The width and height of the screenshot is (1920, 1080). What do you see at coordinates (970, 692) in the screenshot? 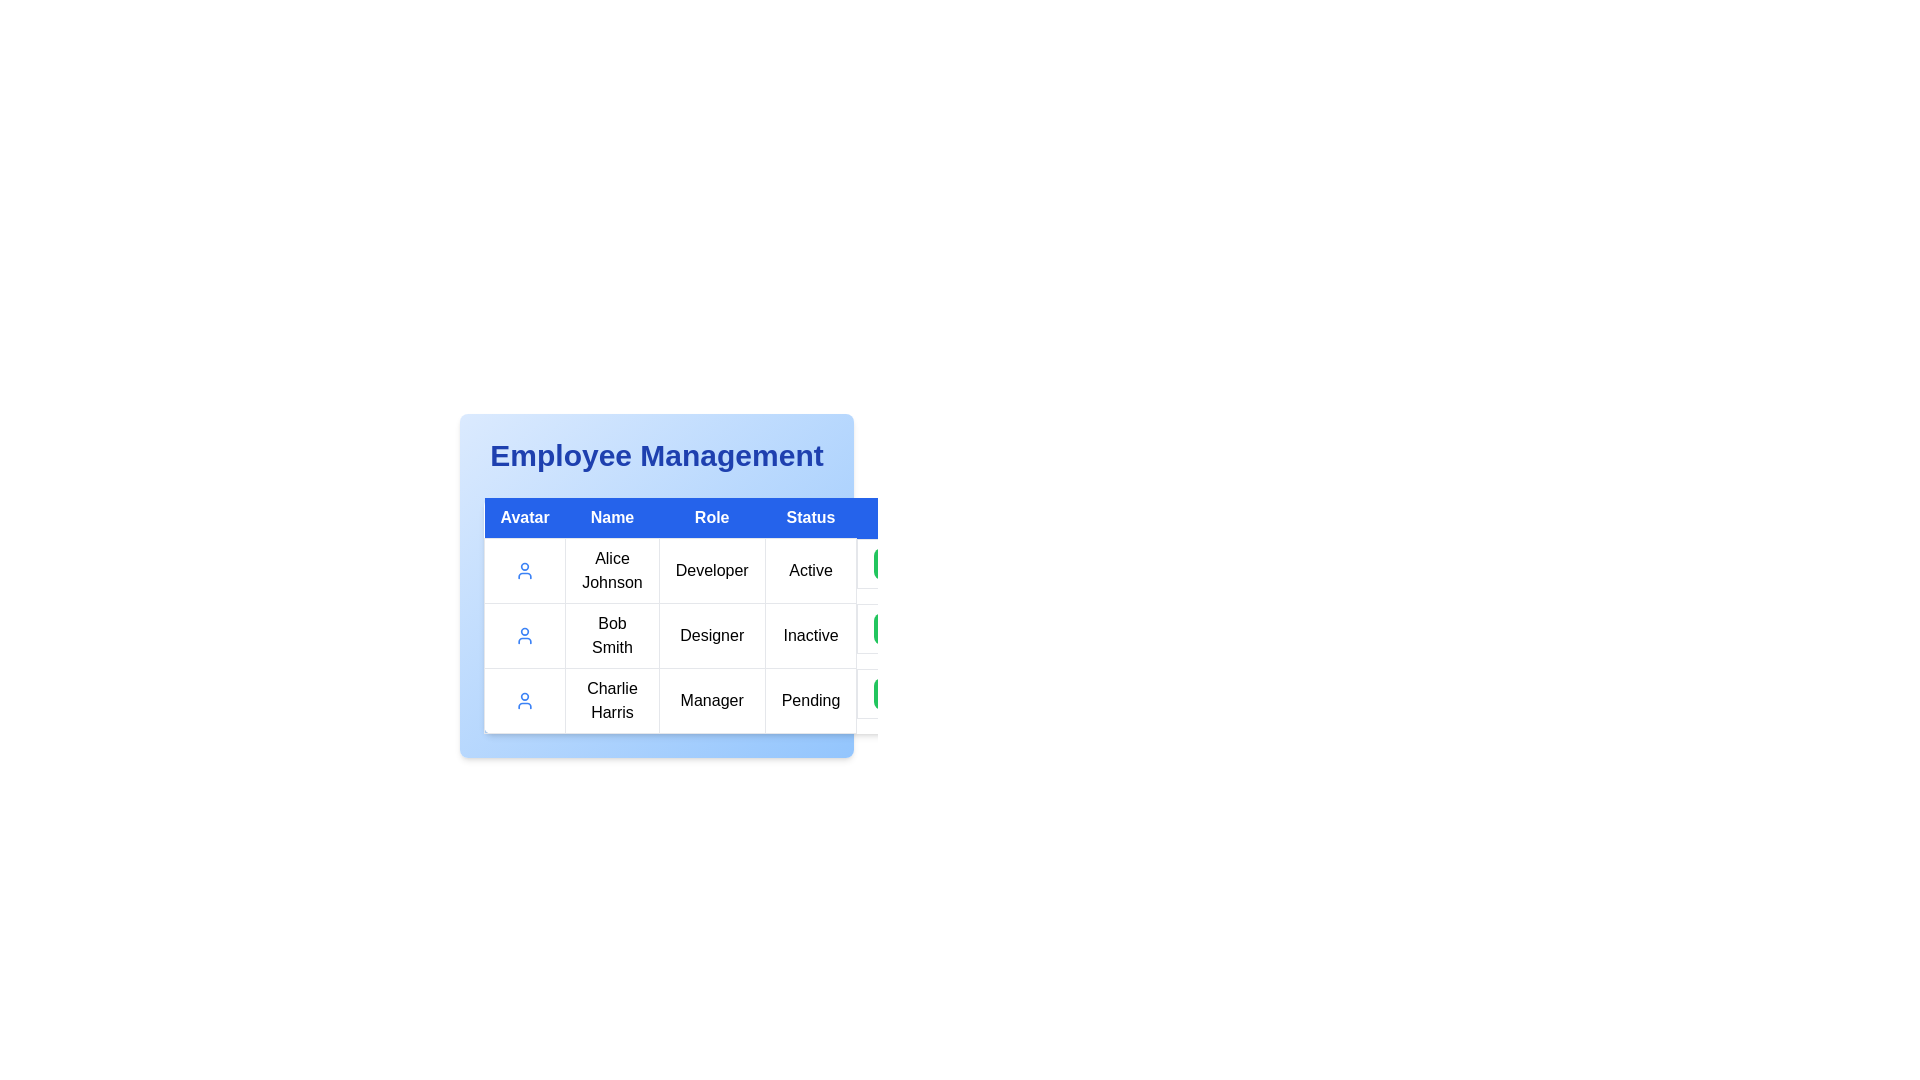
I see `the delete button located at the rightmost side of a group of three buttons for removing an associated item from the data table` at bounding box center [970, 692].